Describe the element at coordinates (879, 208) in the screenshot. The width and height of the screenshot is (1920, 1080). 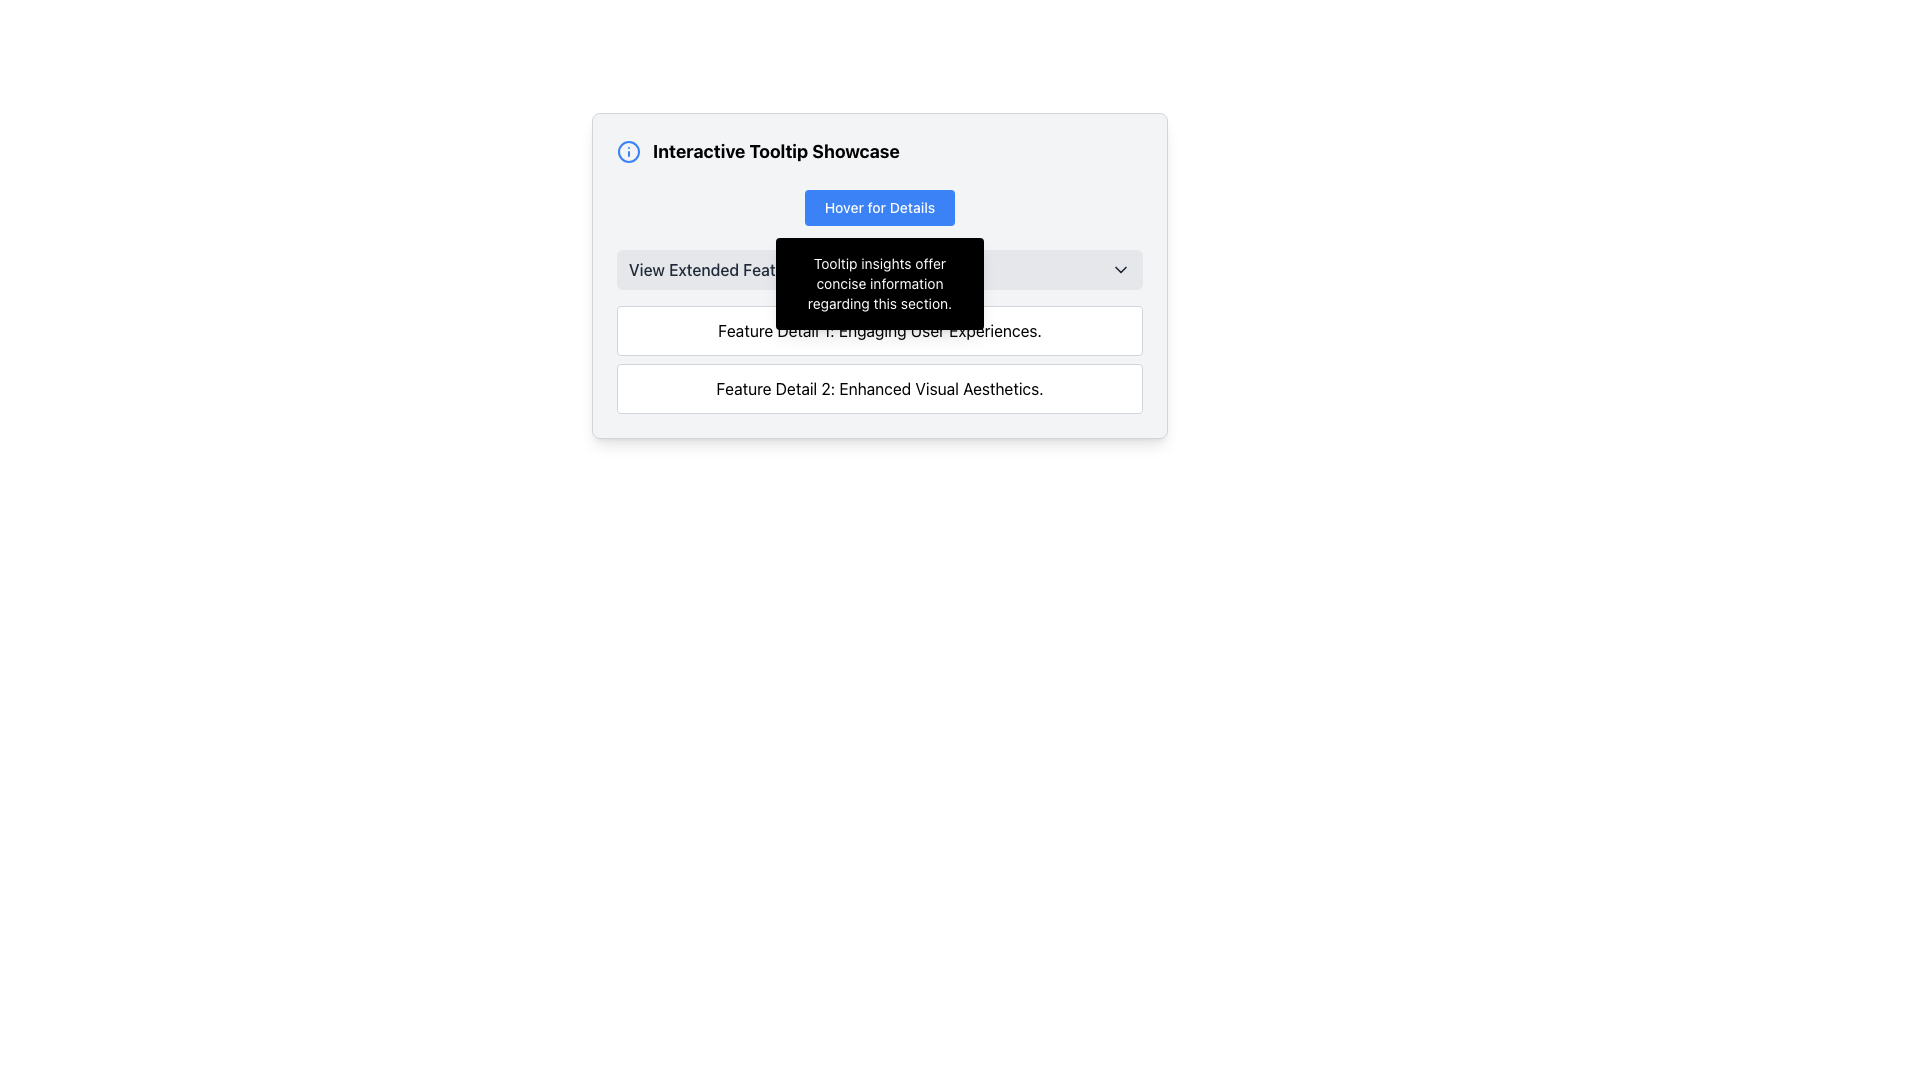
I see `the 'Hover for Details' button, which has a blue background and white text, located in the 'Interactive Tooltip Showcase' panel` at that location.